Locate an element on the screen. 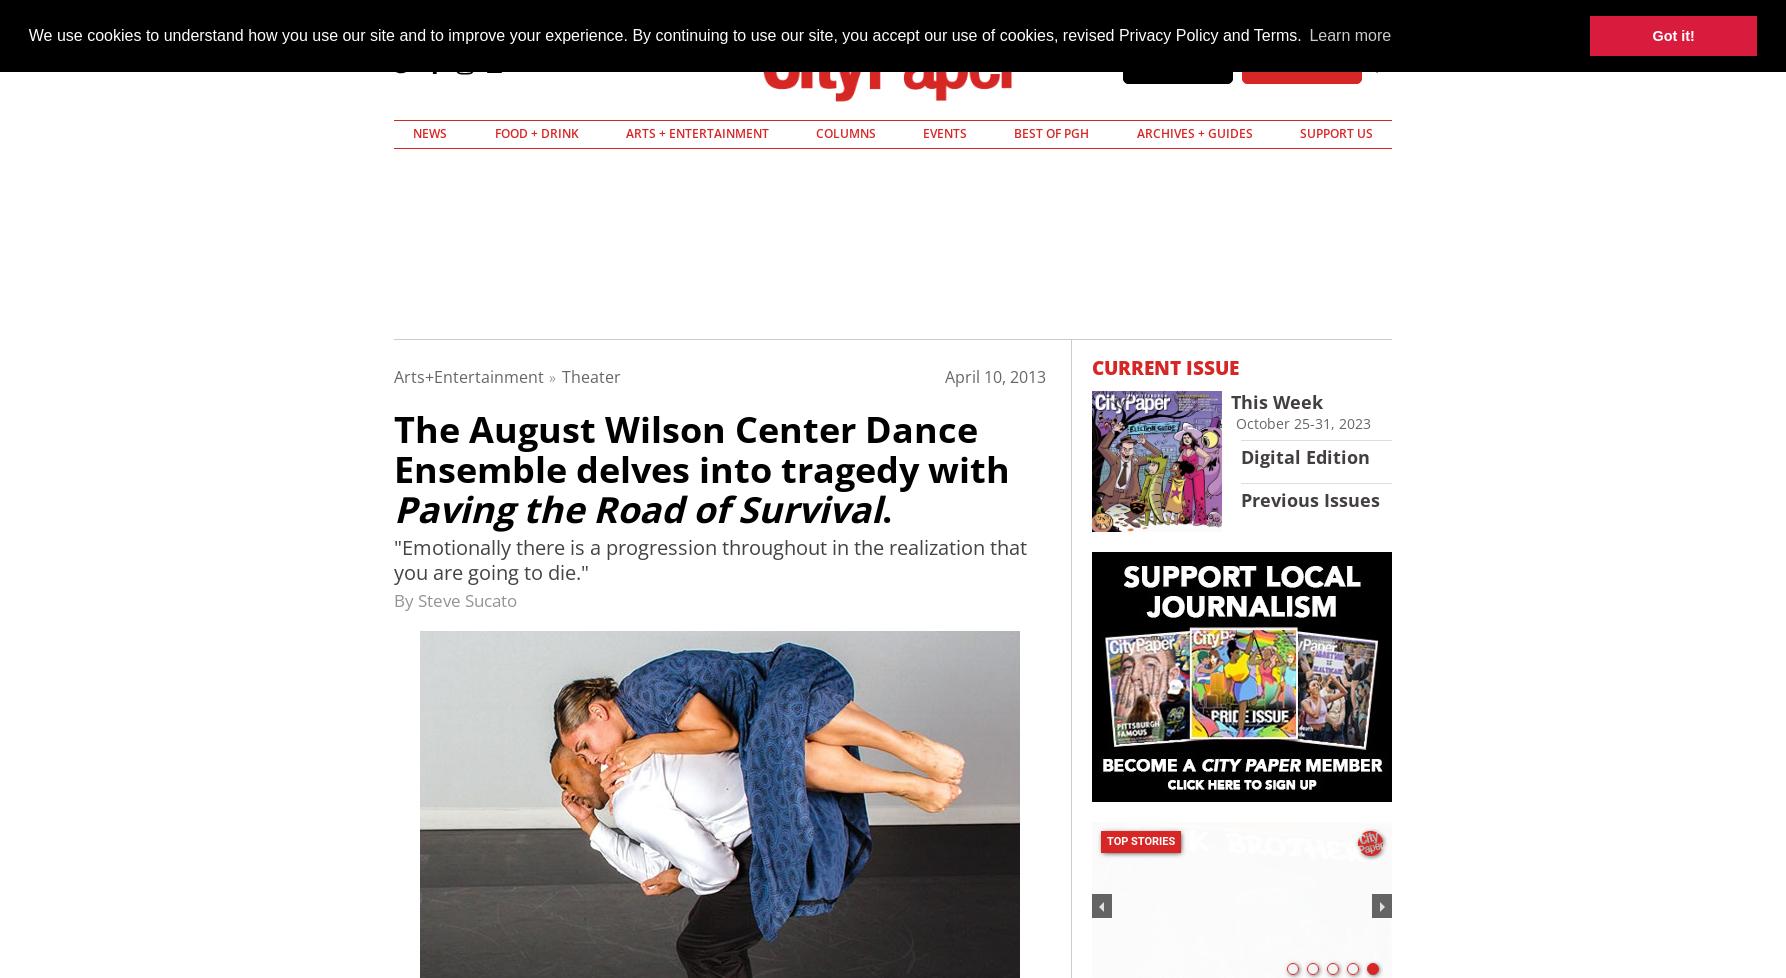 Image resolution: width=1786 pixels, height=978 pixels. 'Previous Issues' is located at coordinates (1310, 499).